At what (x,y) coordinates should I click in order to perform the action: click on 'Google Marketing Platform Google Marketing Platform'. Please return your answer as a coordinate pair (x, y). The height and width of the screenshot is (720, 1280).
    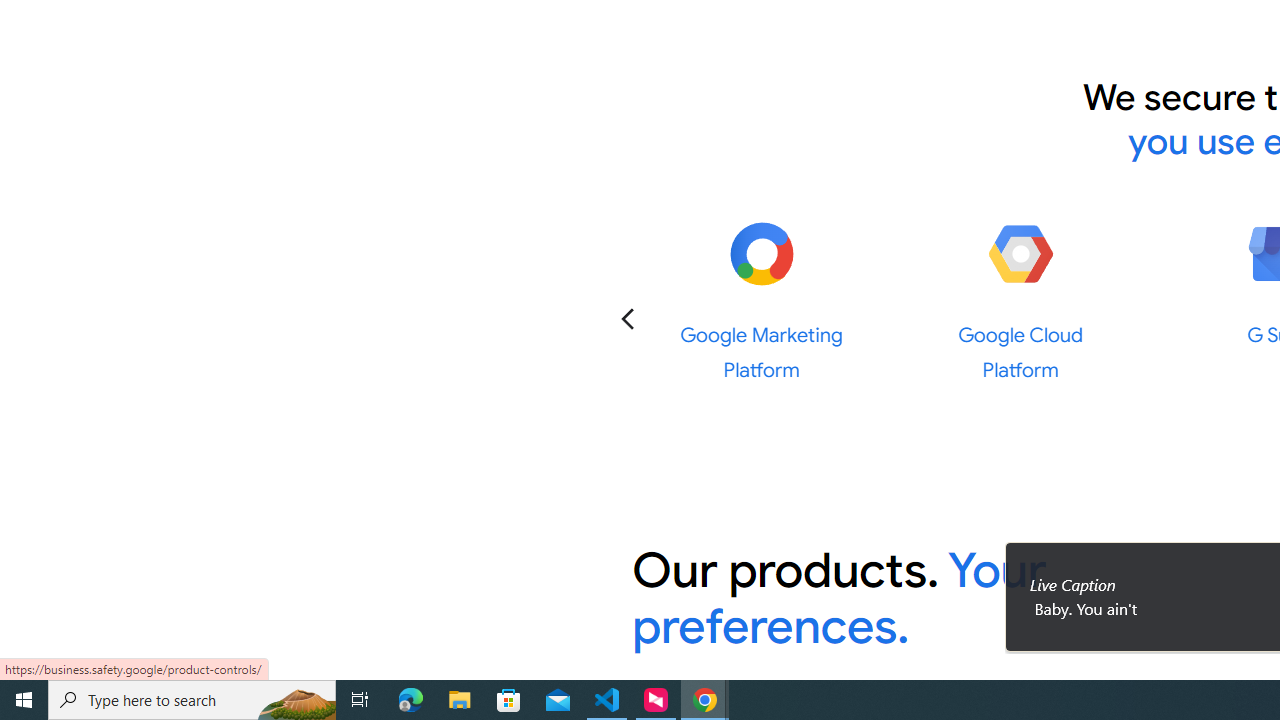
    Looking at the image, I should click on (761, 301).